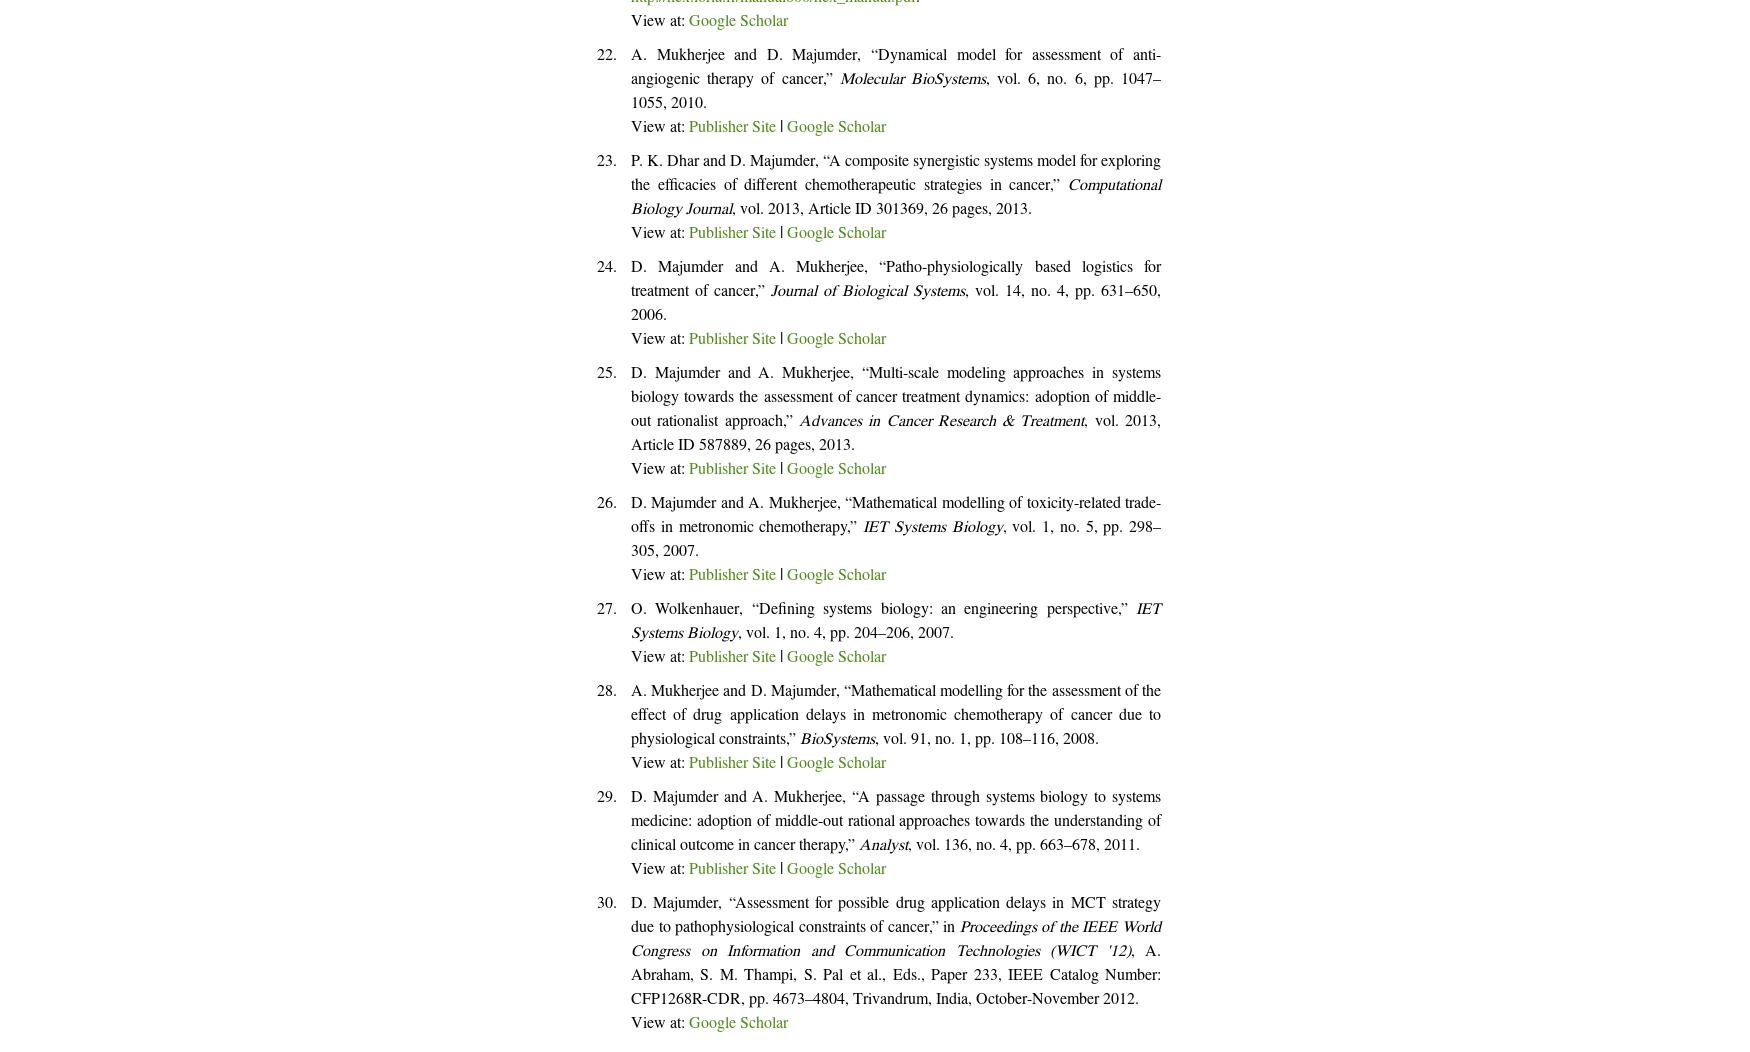  Describe the element at coordinates (986, 741) in the screenshot. I see `', vol. 91, no. 1, pp. 108–116, 2008.'` at that location.